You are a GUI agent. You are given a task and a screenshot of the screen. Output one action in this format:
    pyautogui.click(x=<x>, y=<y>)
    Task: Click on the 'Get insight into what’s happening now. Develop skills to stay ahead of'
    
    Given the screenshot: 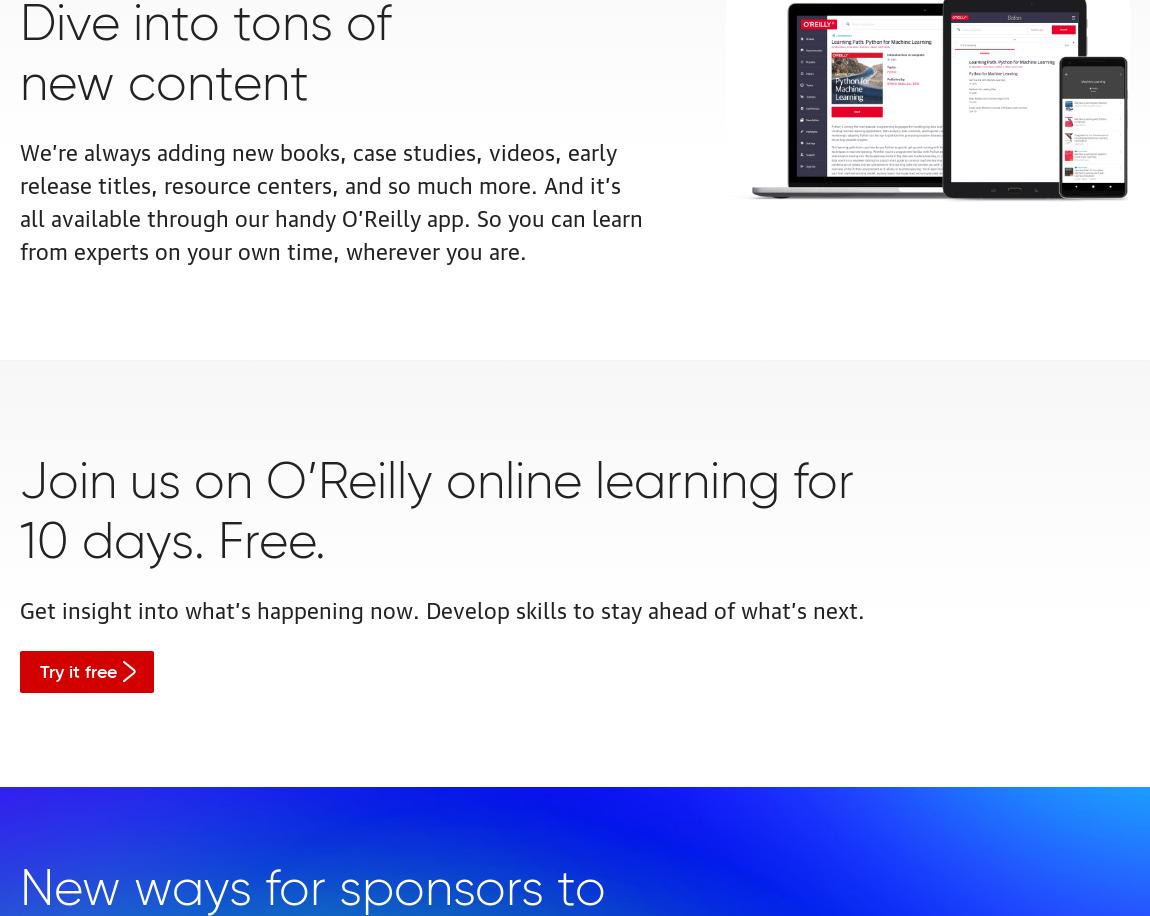 What is the action you would take?
    pyautogui.click(x=380, y=607)
    